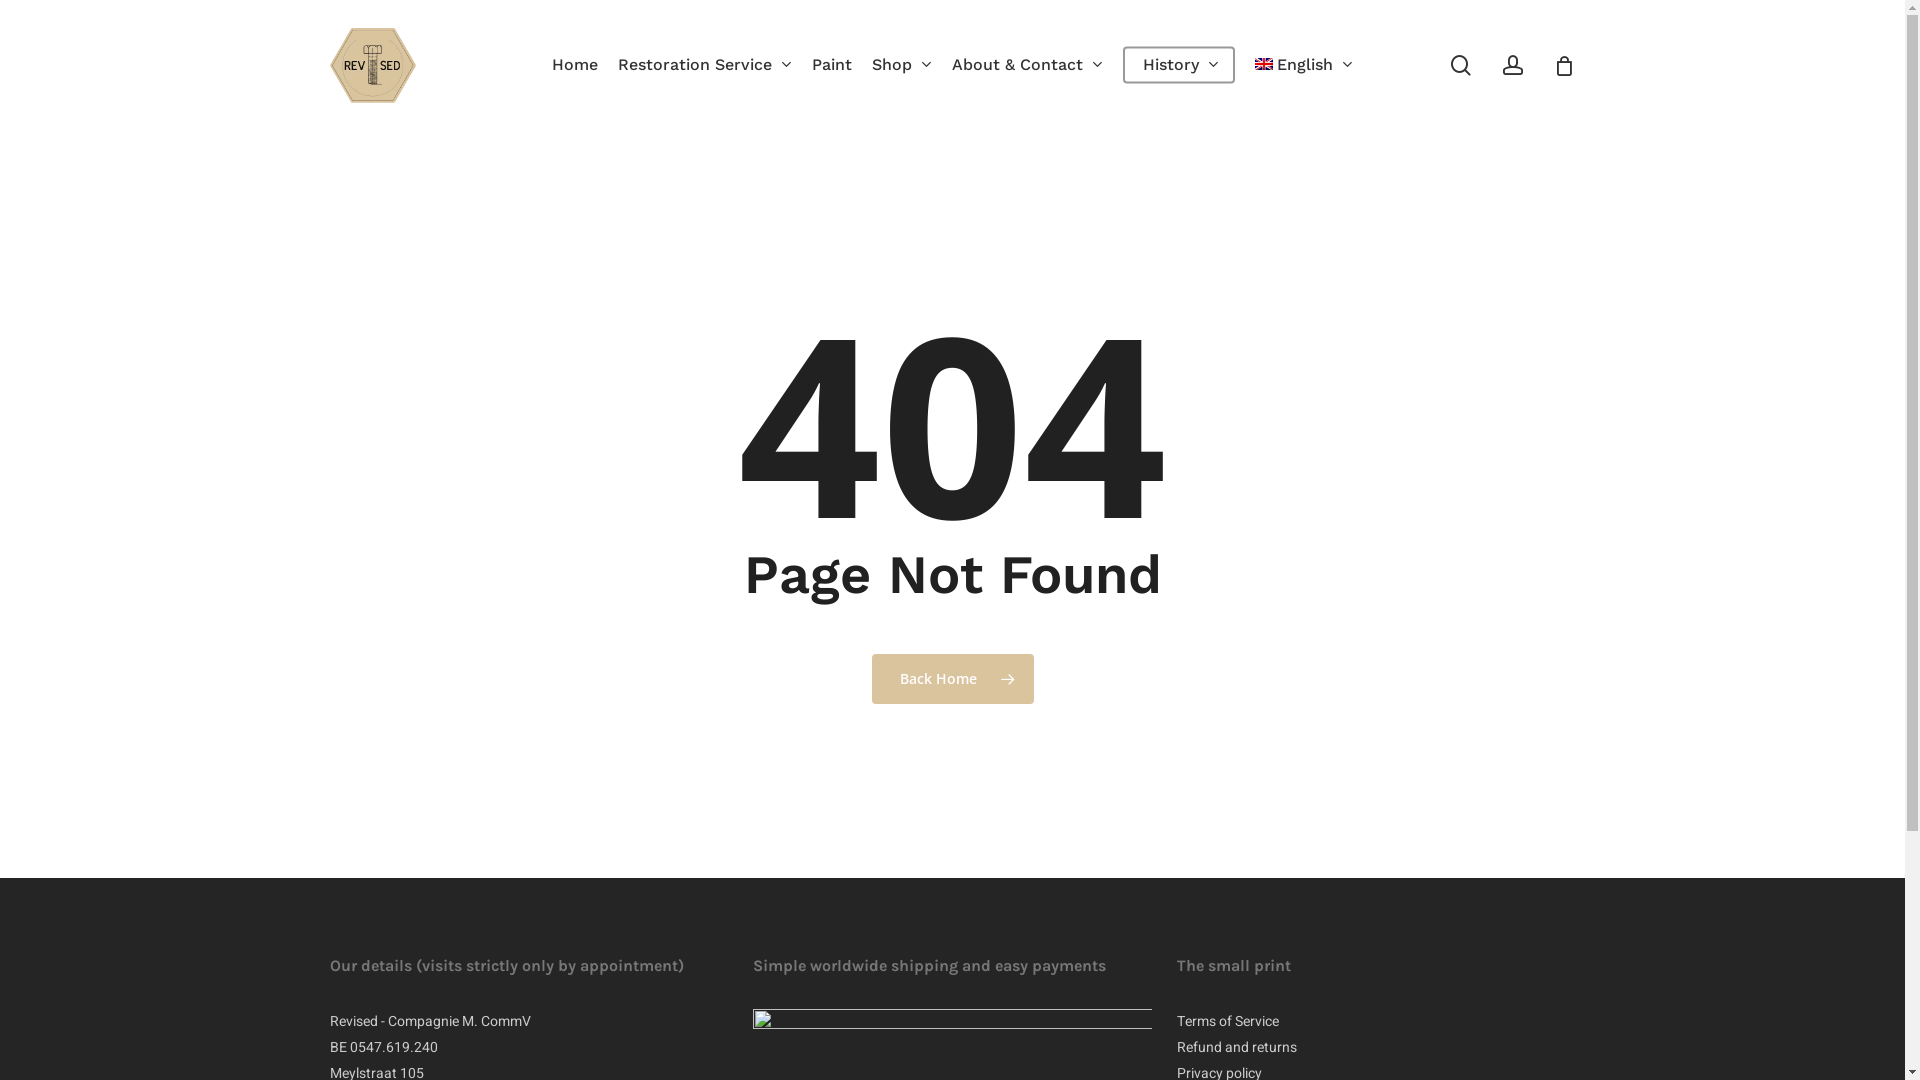 This screenshot has width=1920, height=1080. Describe the element at coordinates (1304, 64) in the screenshot. I see `'English'` at that location.